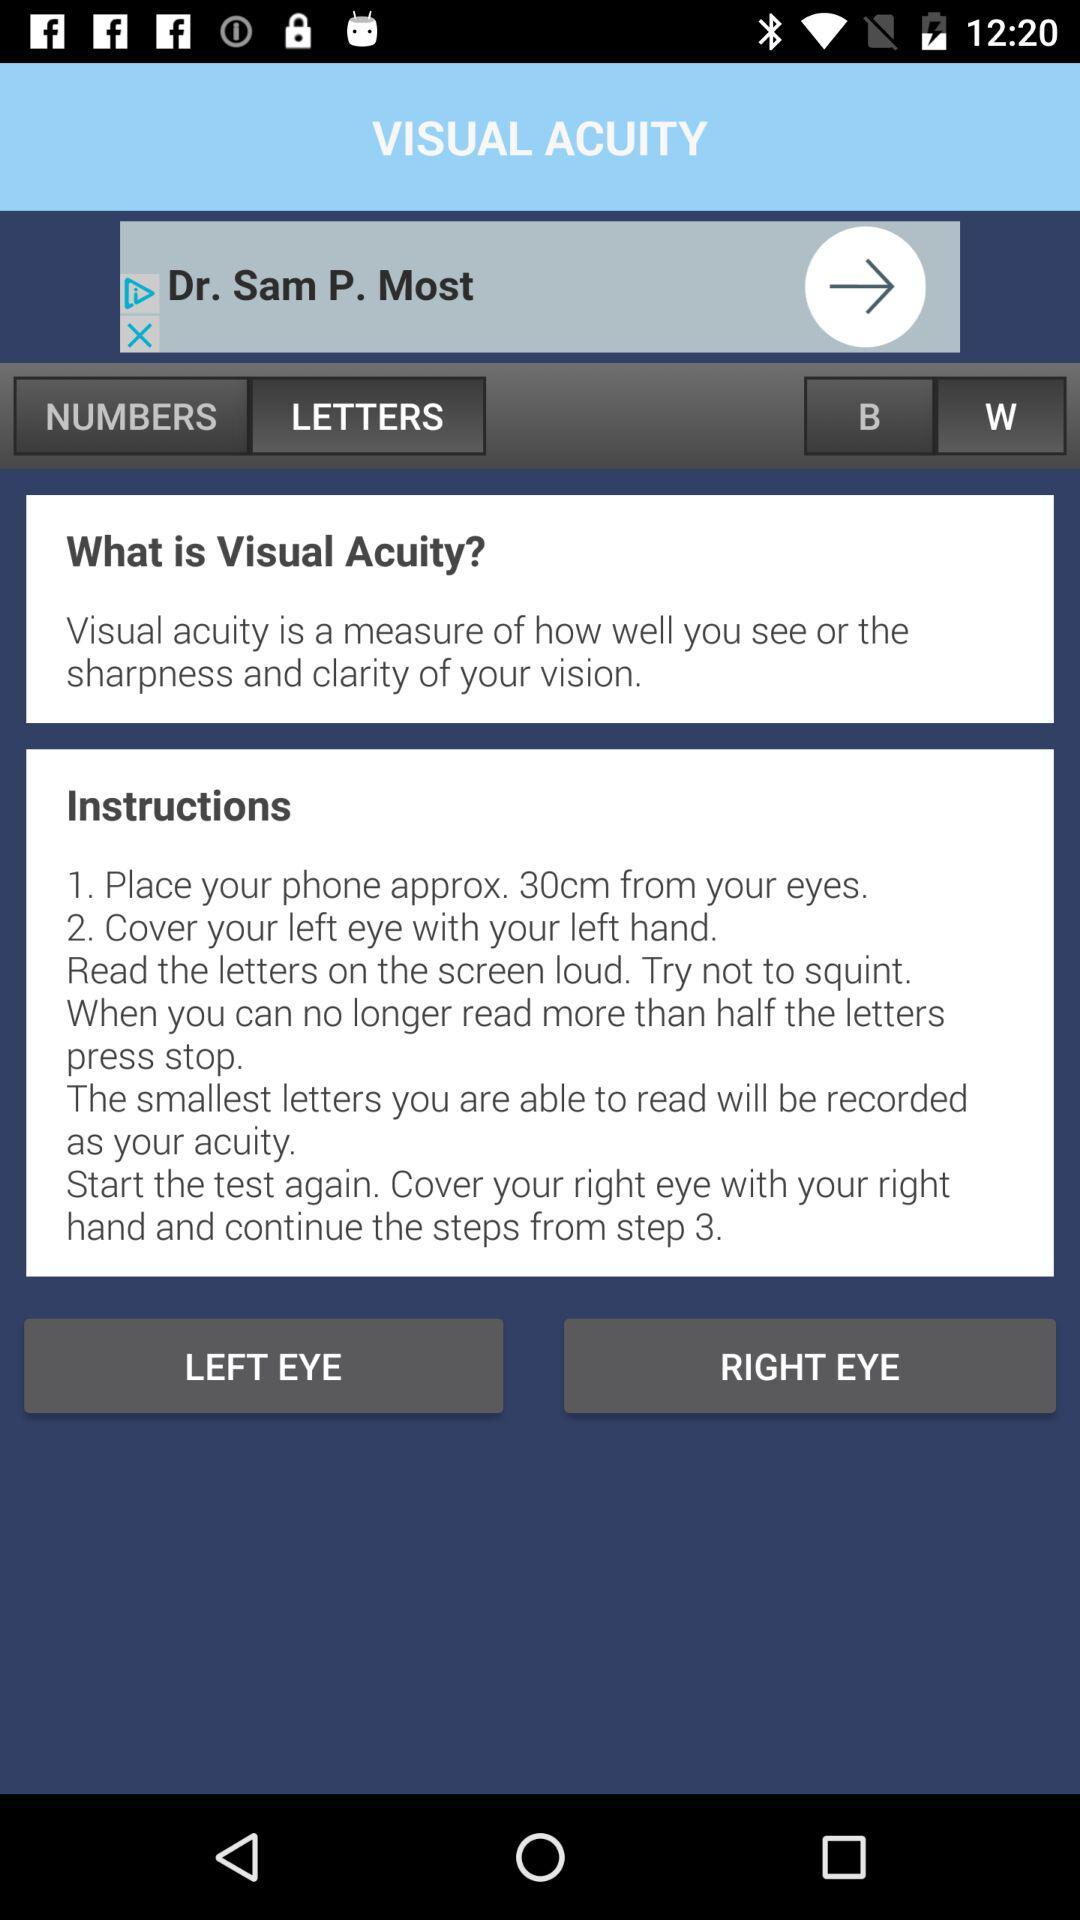  I want to click on external advertisement, so click(540, 285).